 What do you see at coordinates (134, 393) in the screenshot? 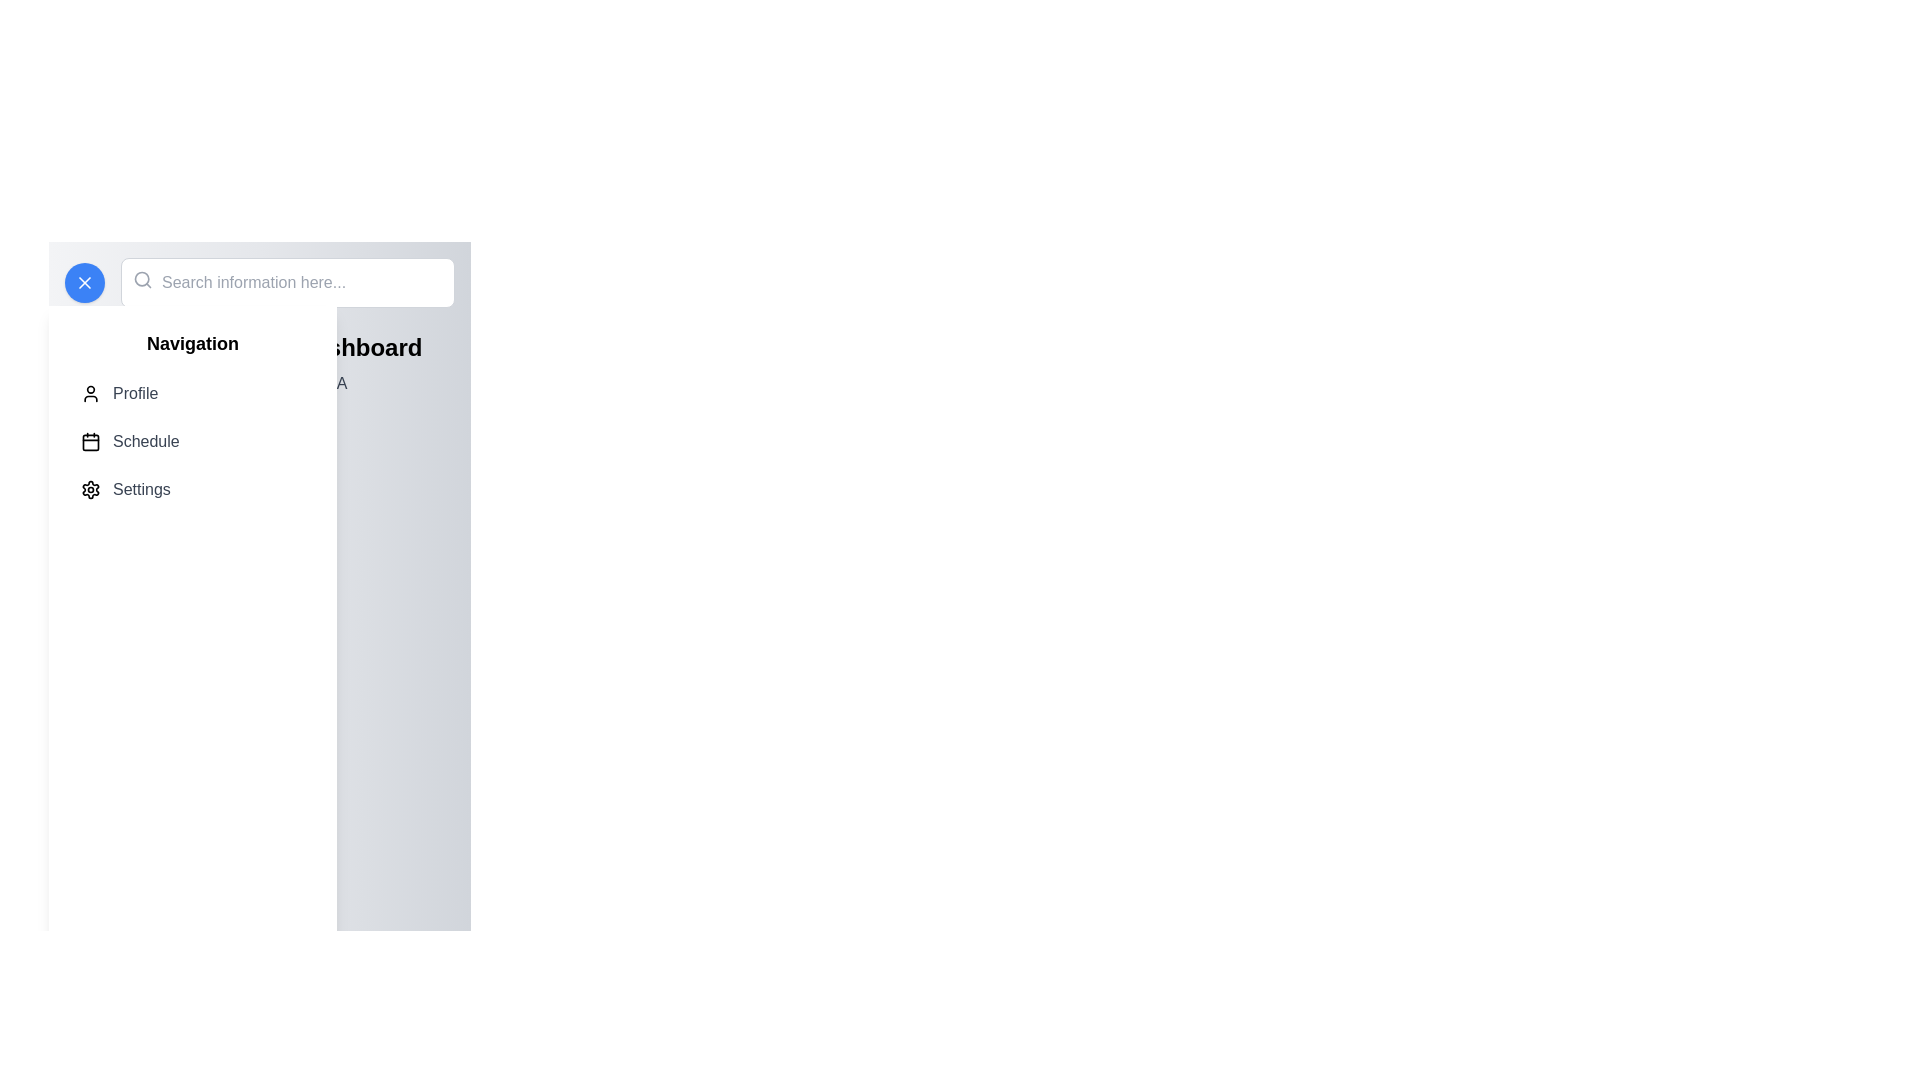
I see `the 'Profile' text label in the sidebar menu, which is styled in gray and positioned next to the user profile icon` at bounding box center [134, 393].